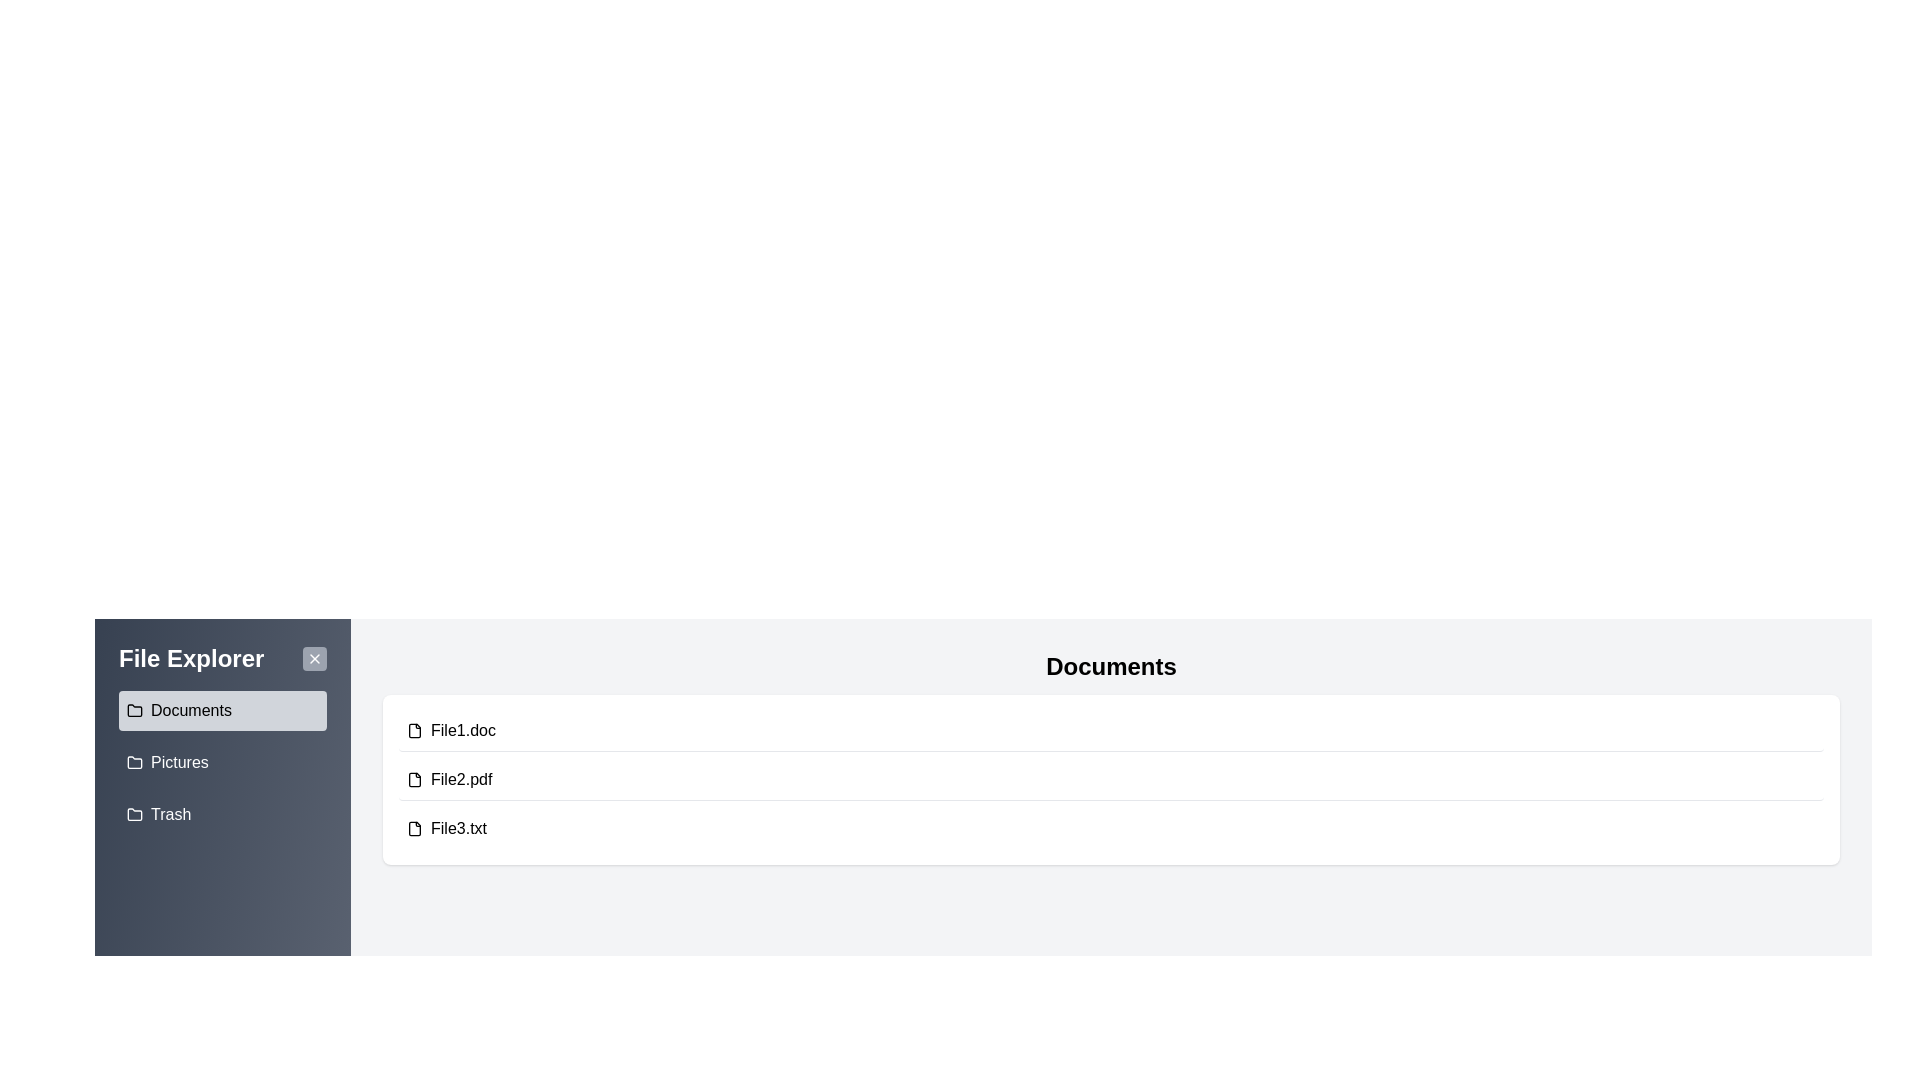  Describe the element at coordinates (222, 814) in the screenshot. I see `the folder named Trash from the sidebar` at that location.